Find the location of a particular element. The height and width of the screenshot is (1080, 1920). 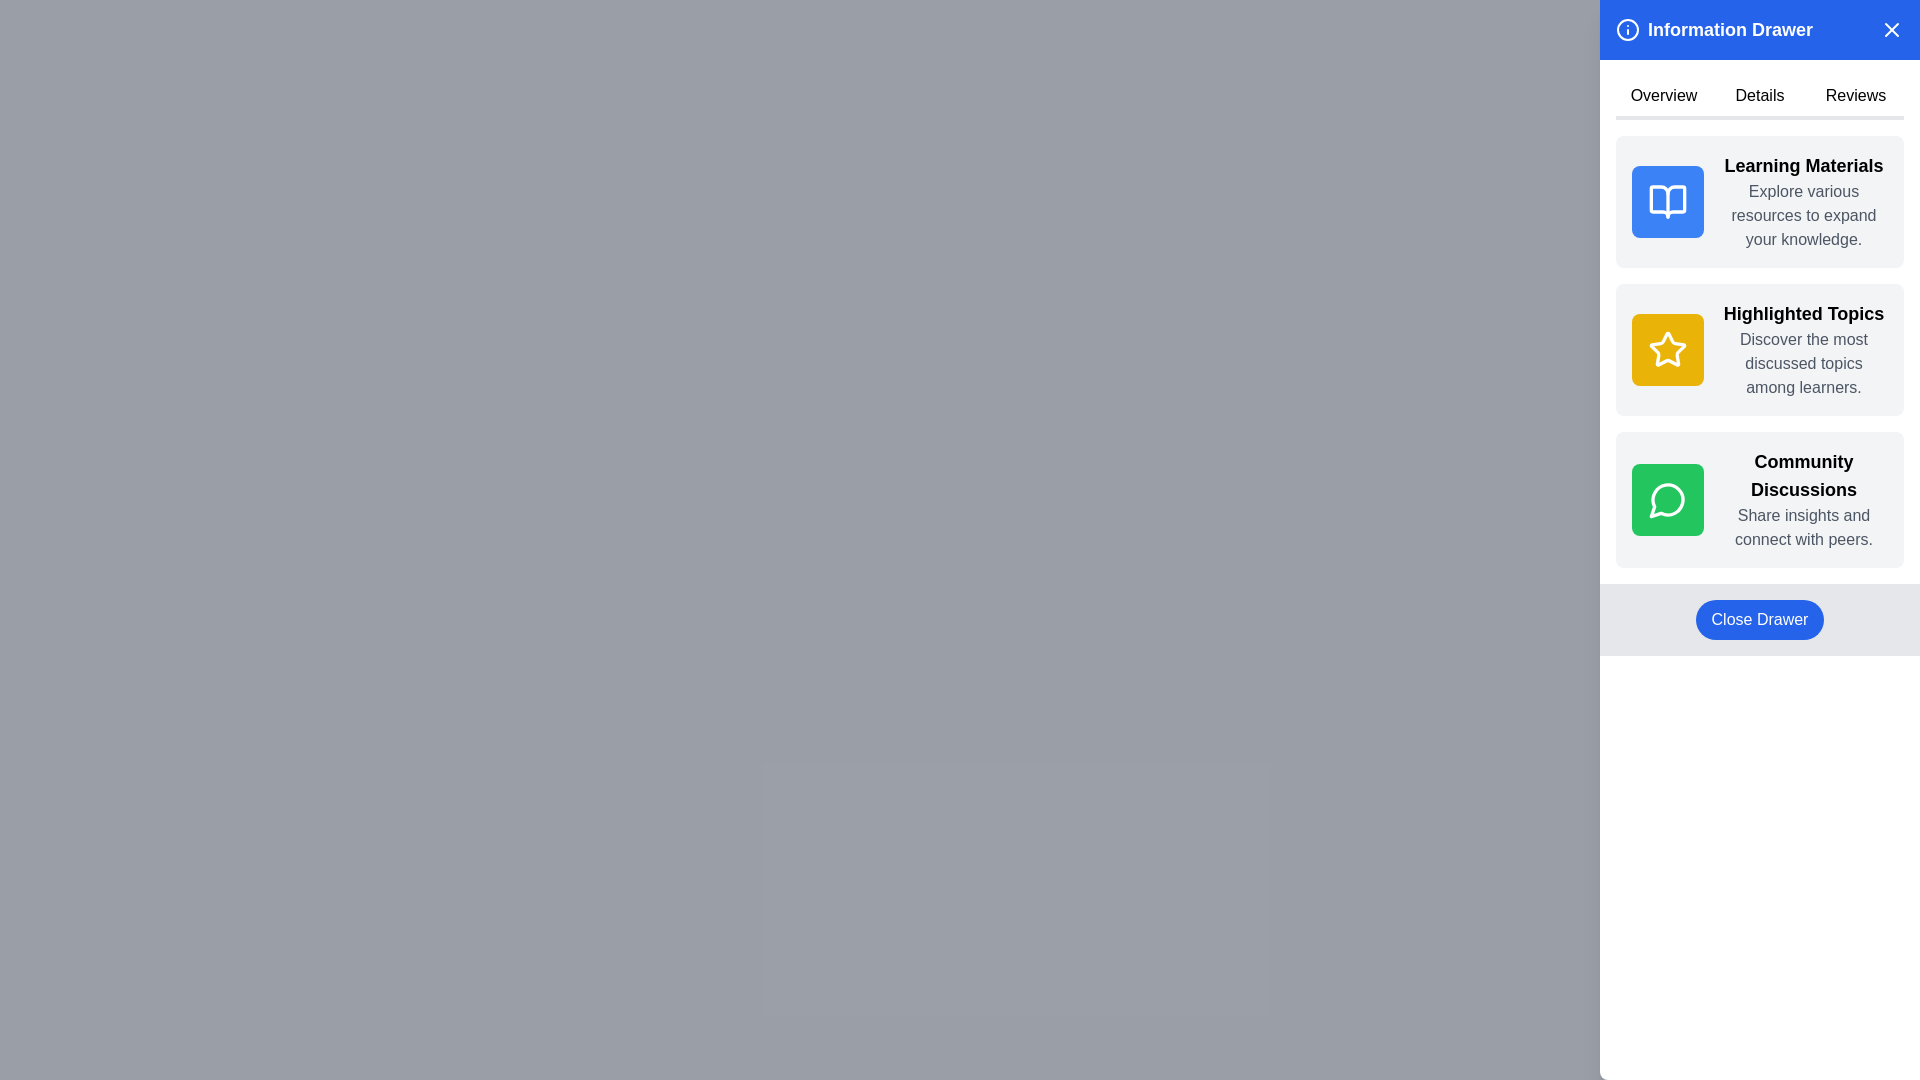

the 'Learning Materials' button located at the top of the 'Information Drawer' sidebar is located at coordinates (1668, 201).